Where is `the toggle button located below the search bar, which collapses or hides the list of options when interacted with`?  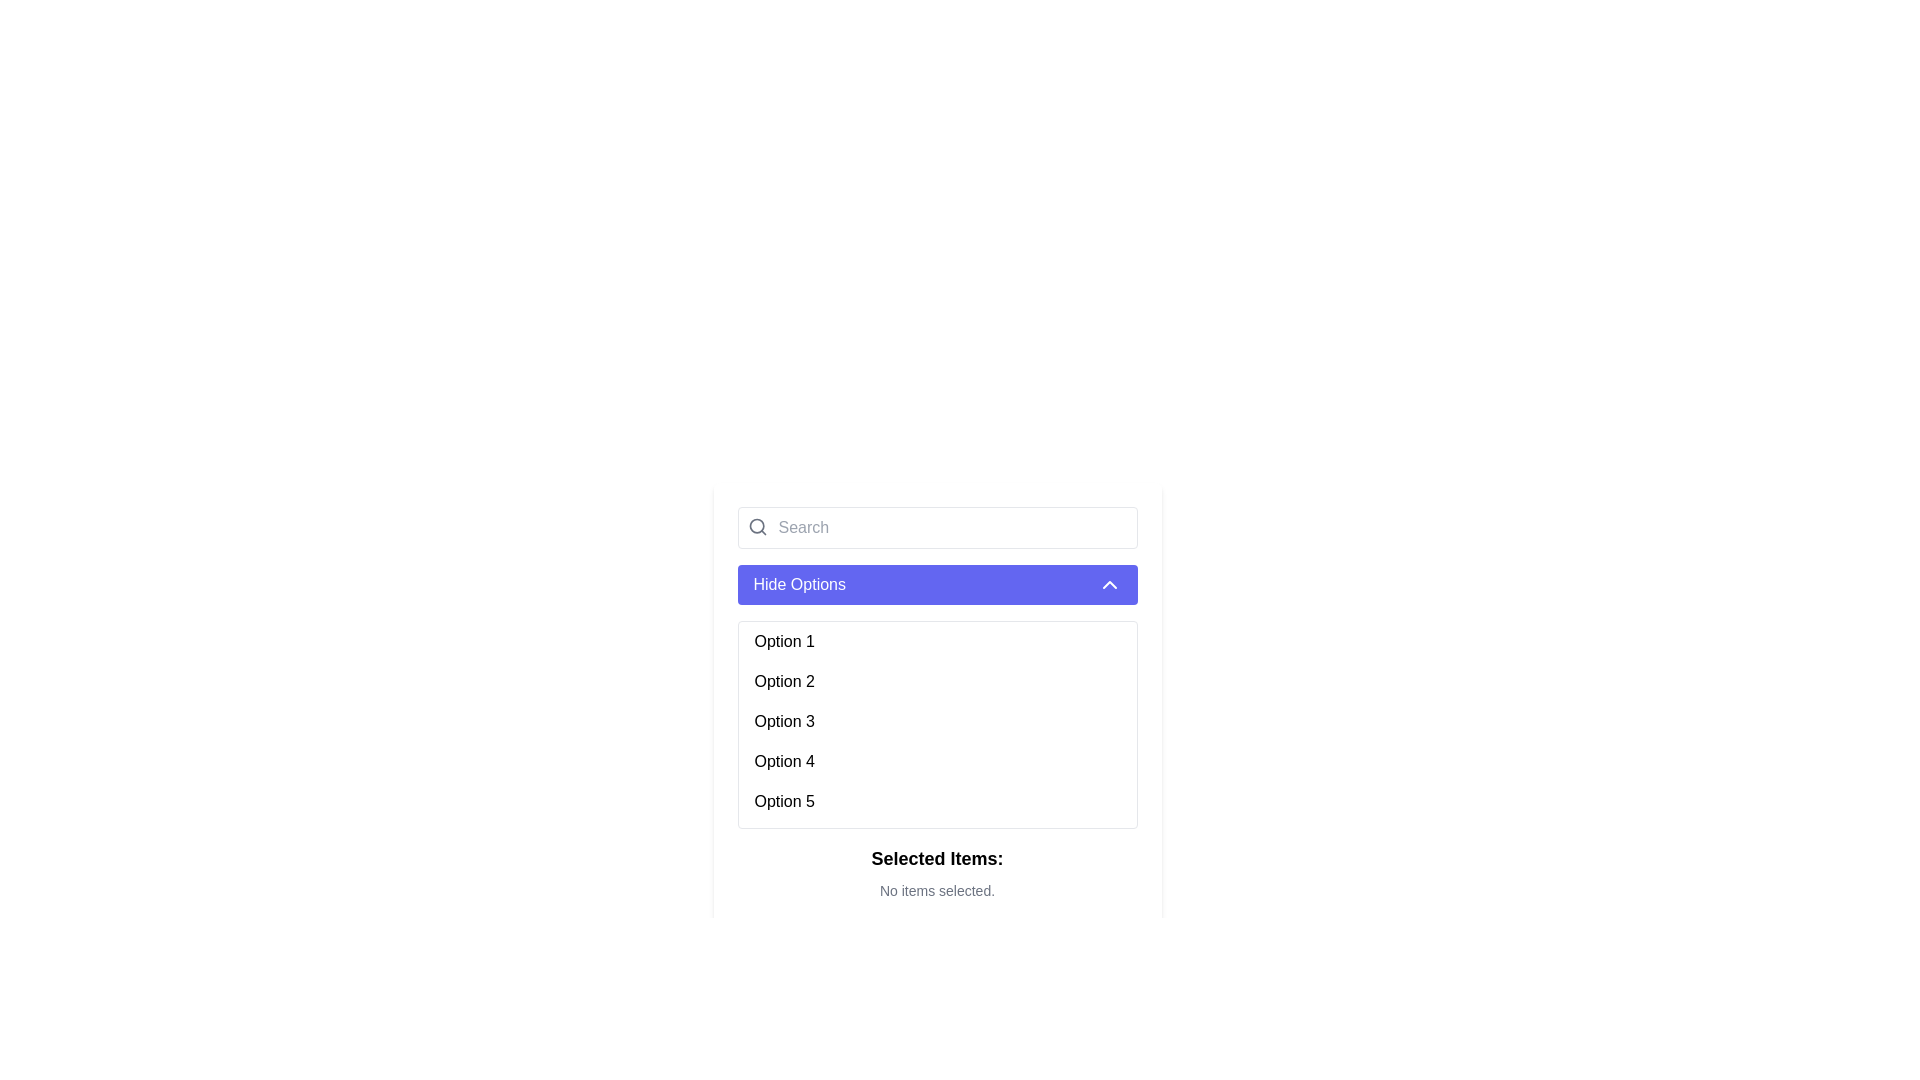
the toggle button located below the search bar, which collapses or hides the list of options when interacted with is located at coordinates (936, 585).